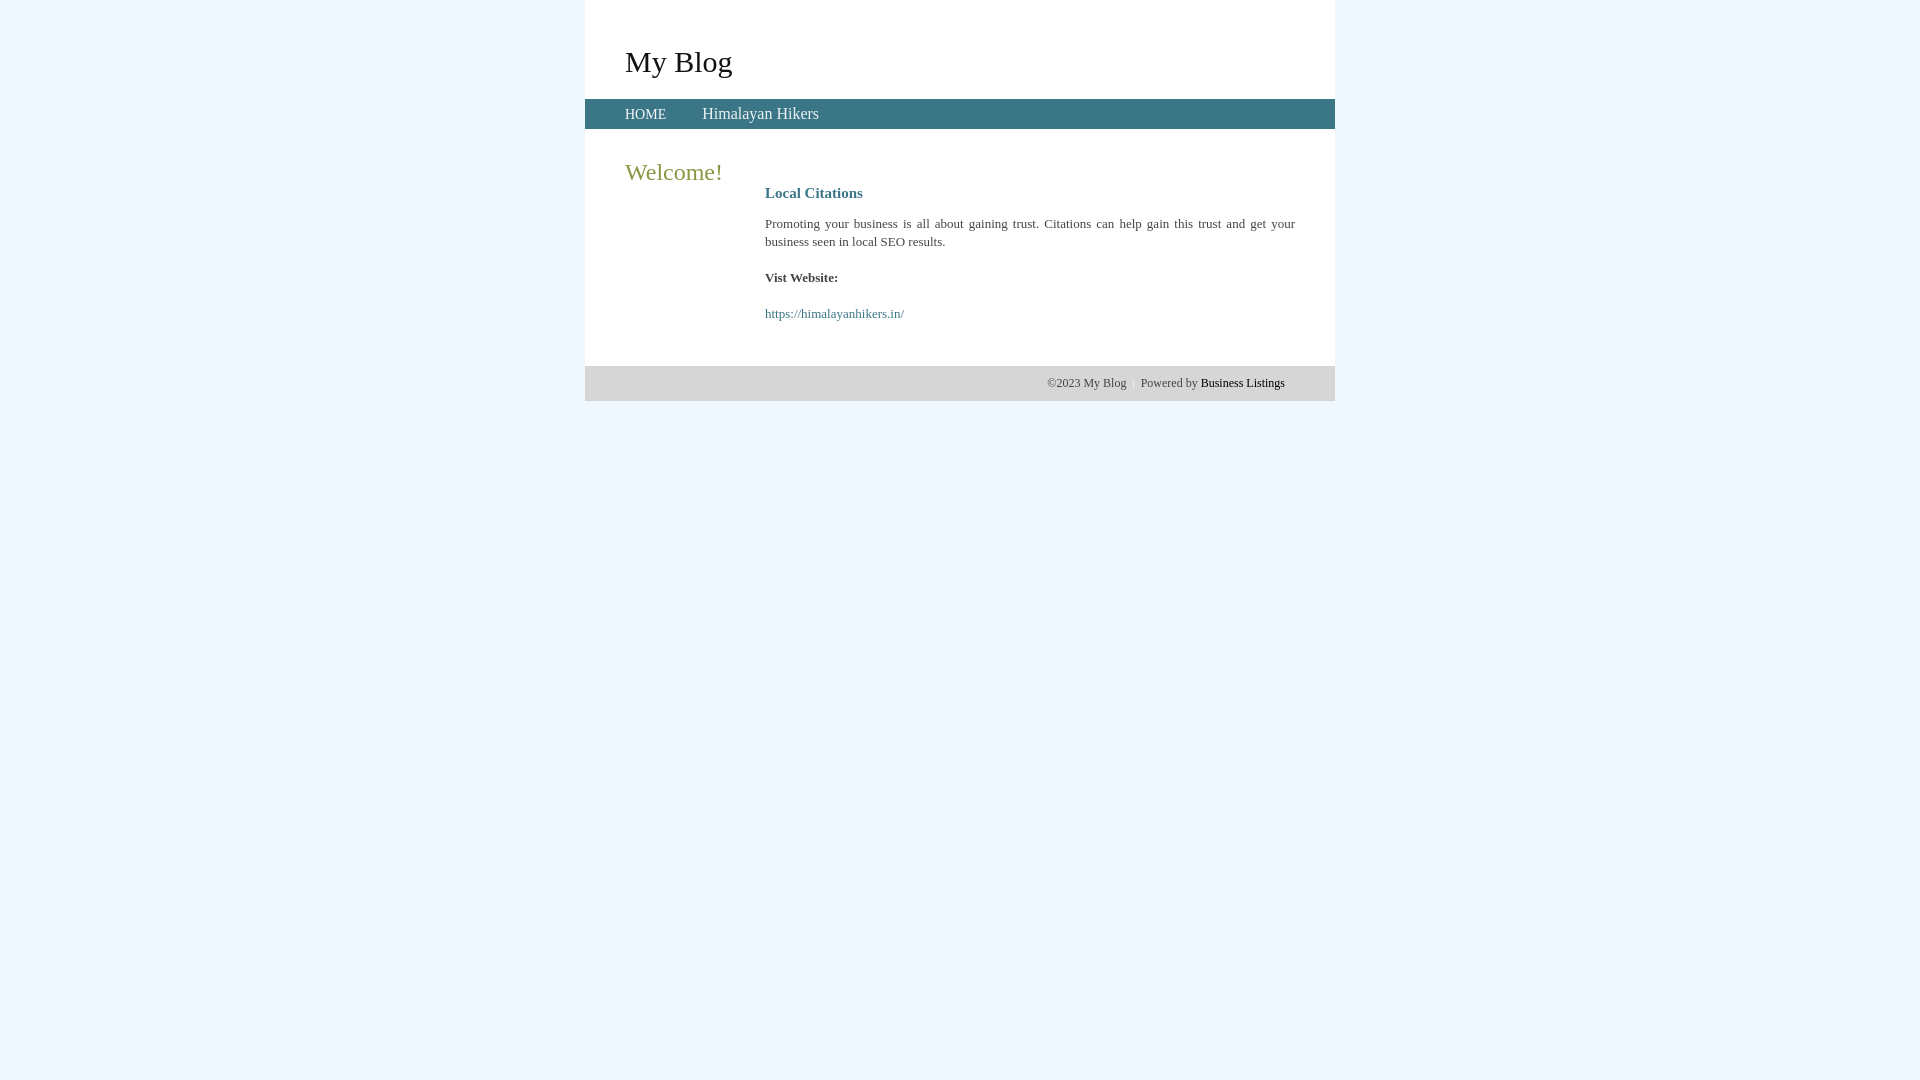 The width and height of the screenshot is (1920, 1080). I want to click on 'https://himalayanhikers.in/', so click(763, 313).